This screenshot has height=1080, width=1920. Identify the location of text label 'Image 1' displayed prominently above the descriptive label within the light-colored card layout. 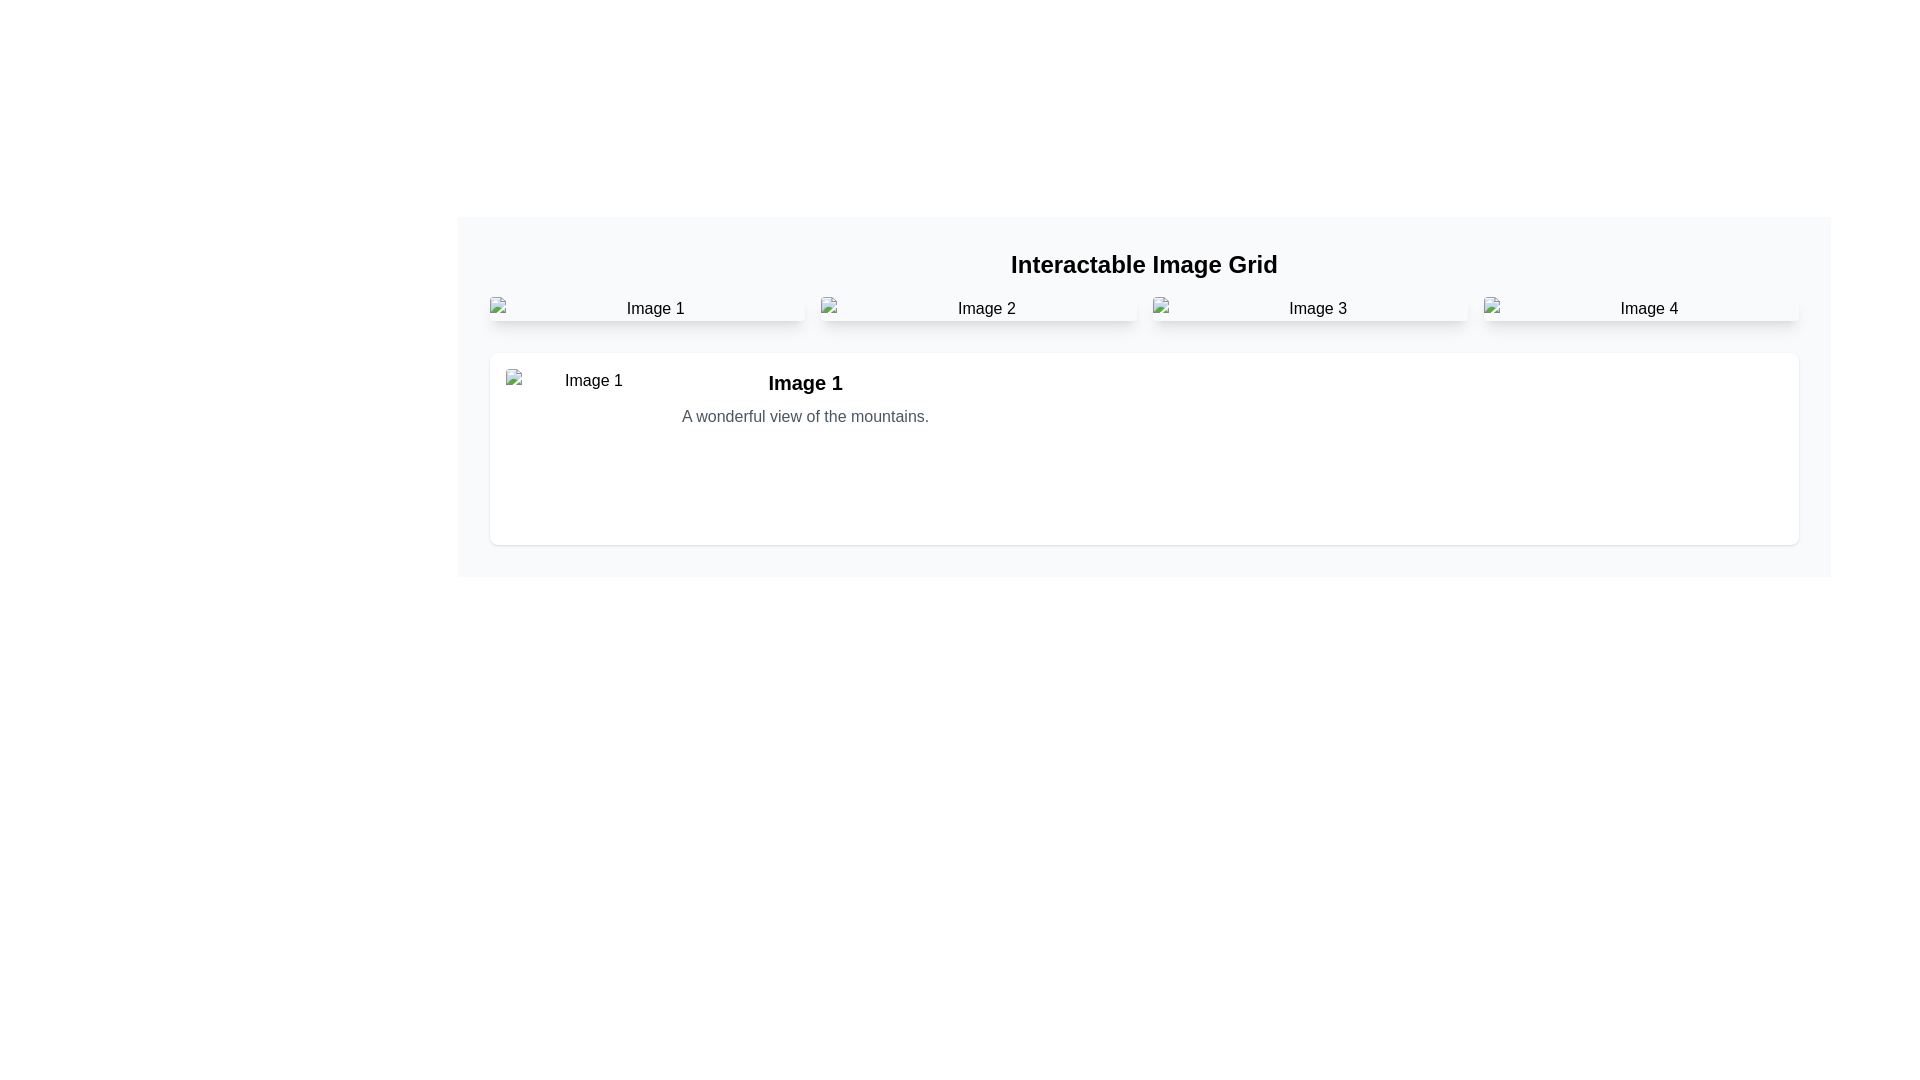
(805, 382).